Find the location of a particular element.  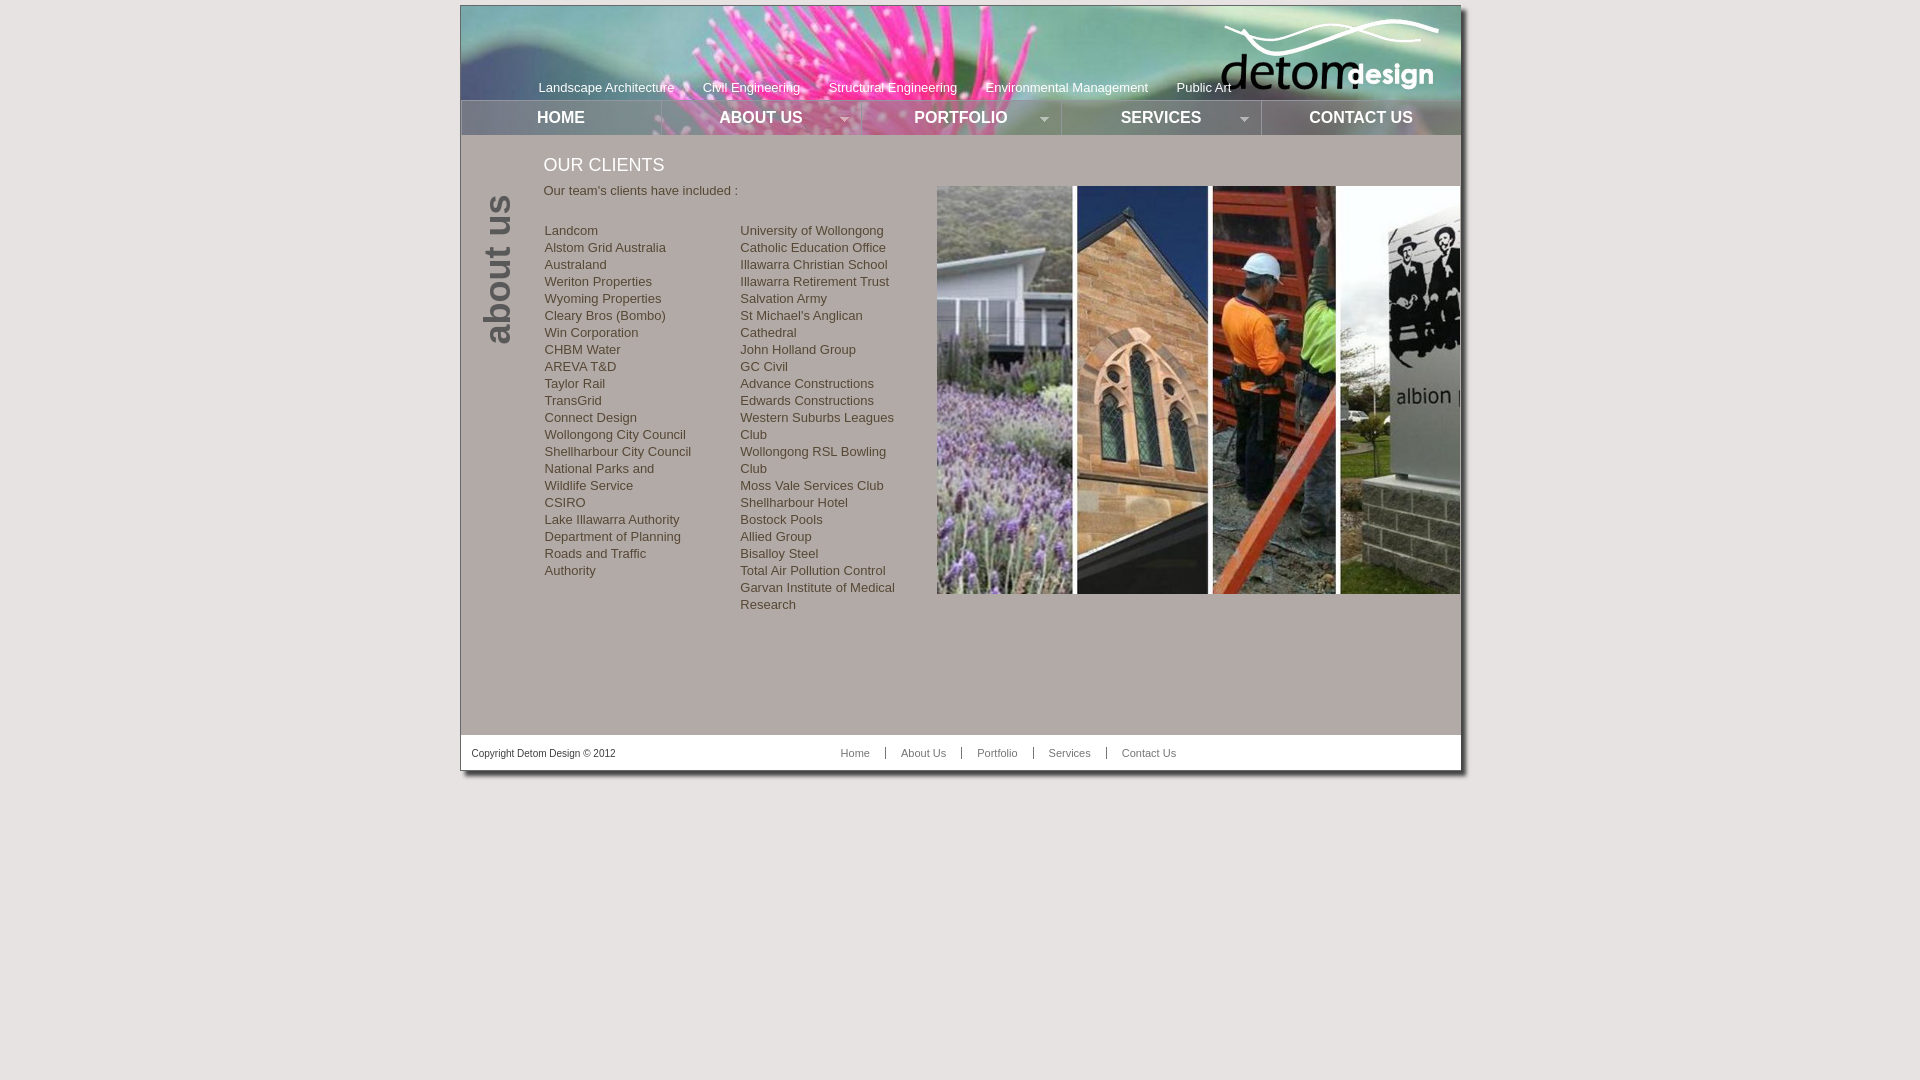

'Portfolio' is located at coordinates (960, 752).